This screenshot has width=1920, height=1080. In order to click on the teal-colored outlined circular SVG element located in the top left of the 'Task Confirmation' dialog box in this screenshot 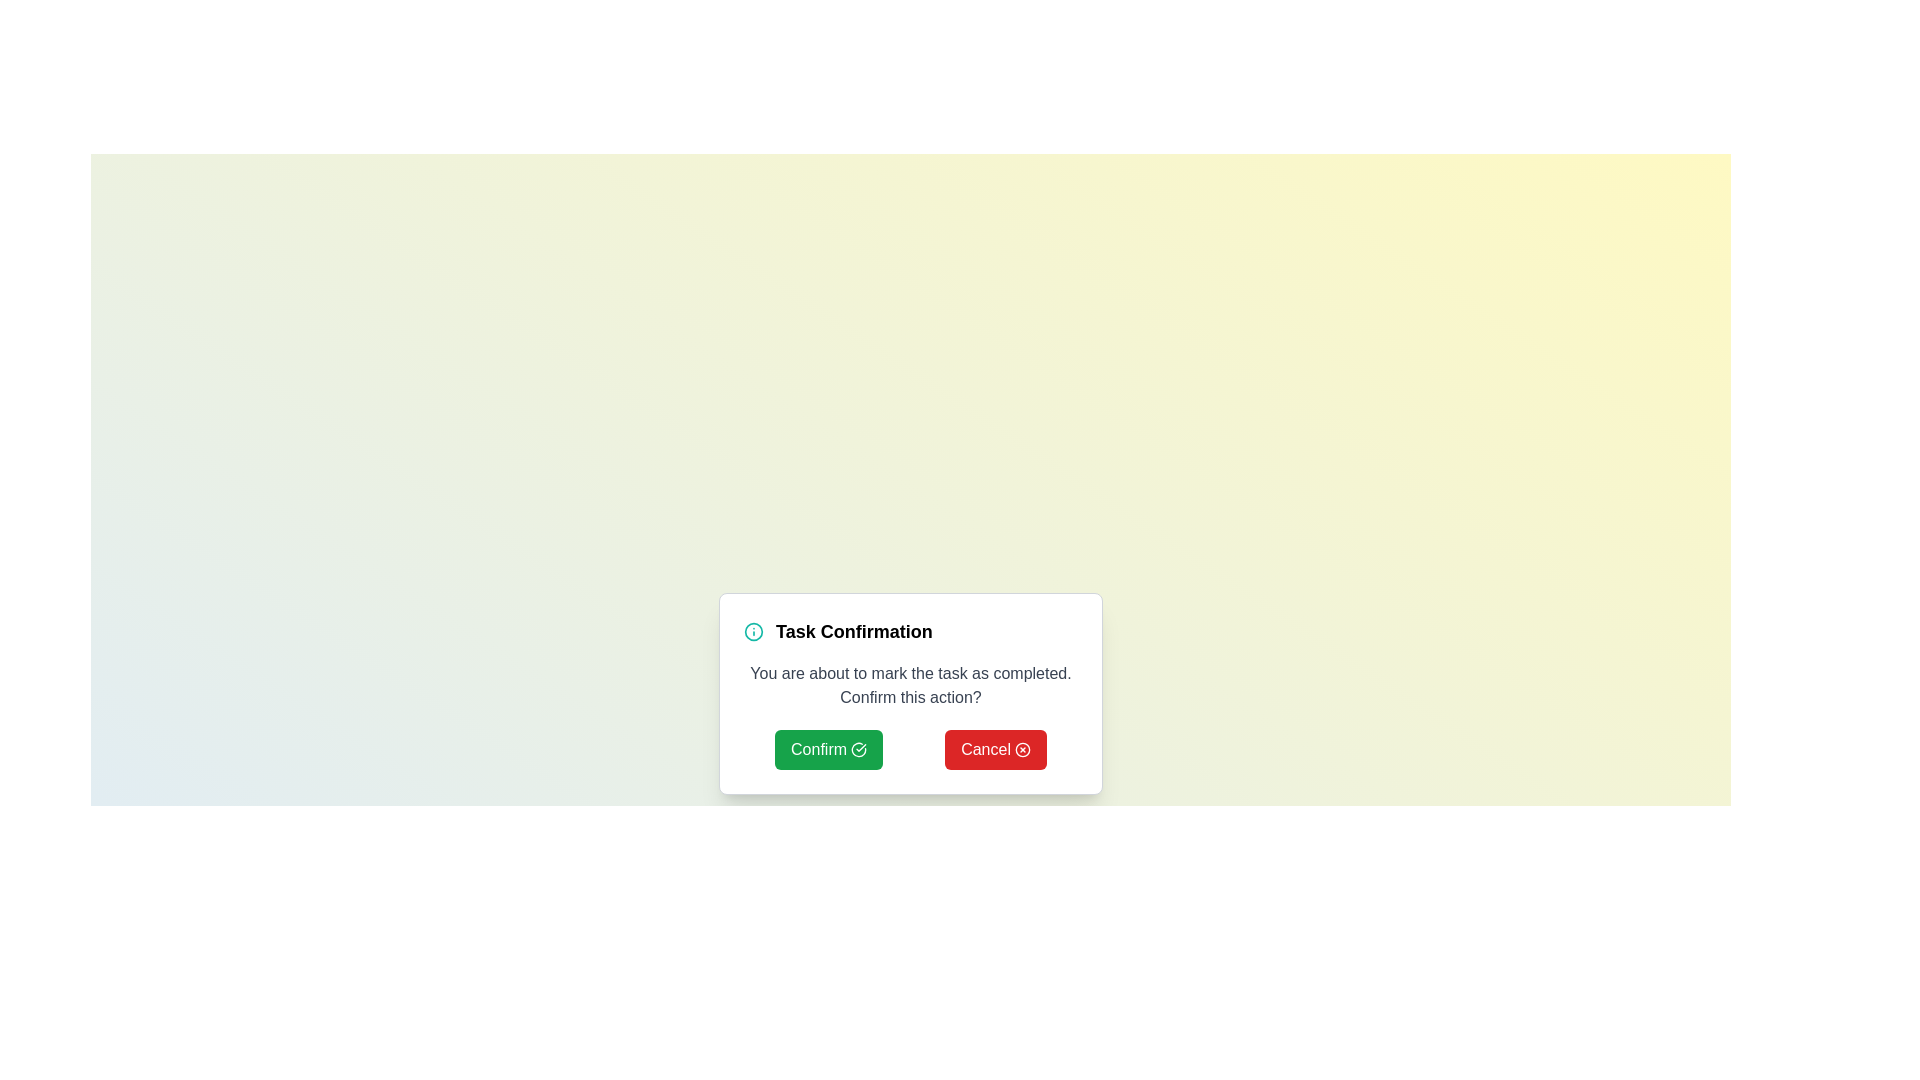, I will do `click(752, 632)`.